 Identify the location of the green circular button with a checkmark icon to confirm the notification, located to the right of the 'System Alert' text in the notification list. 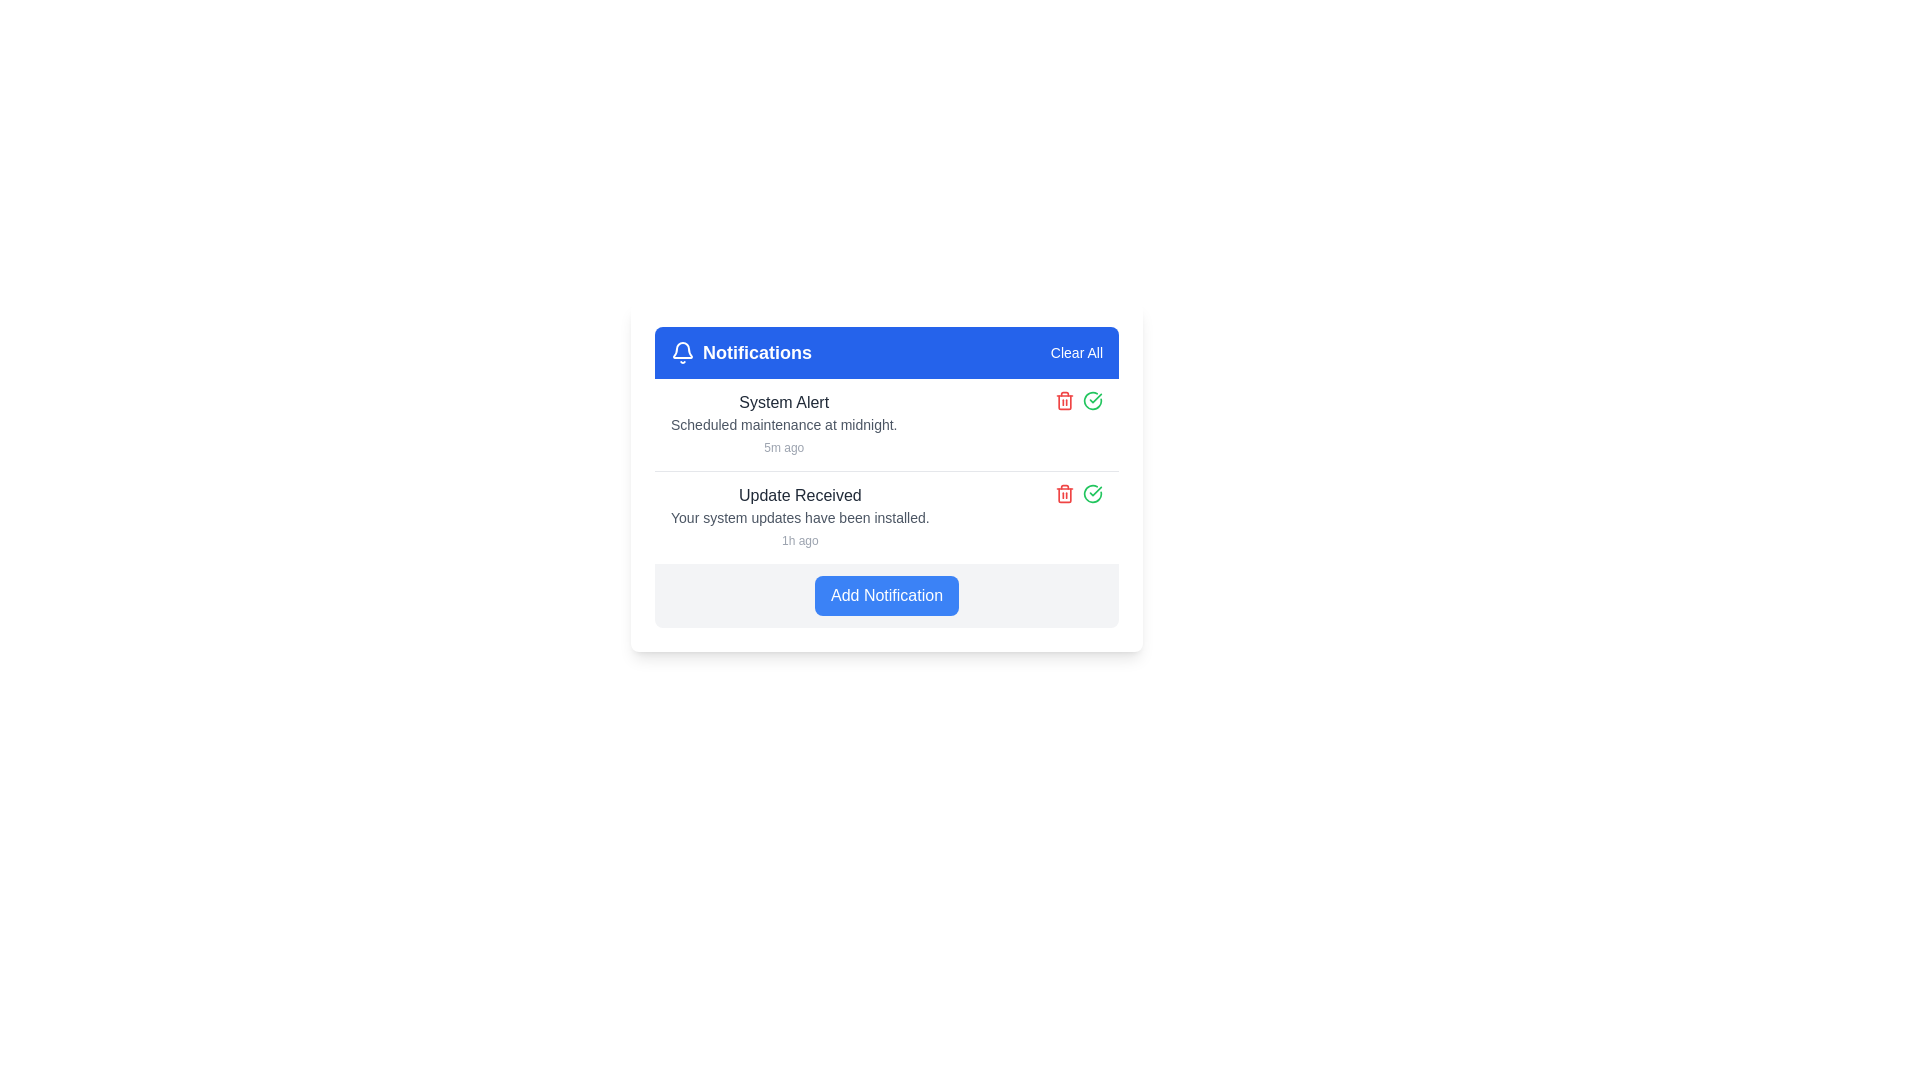
(1092, 493).